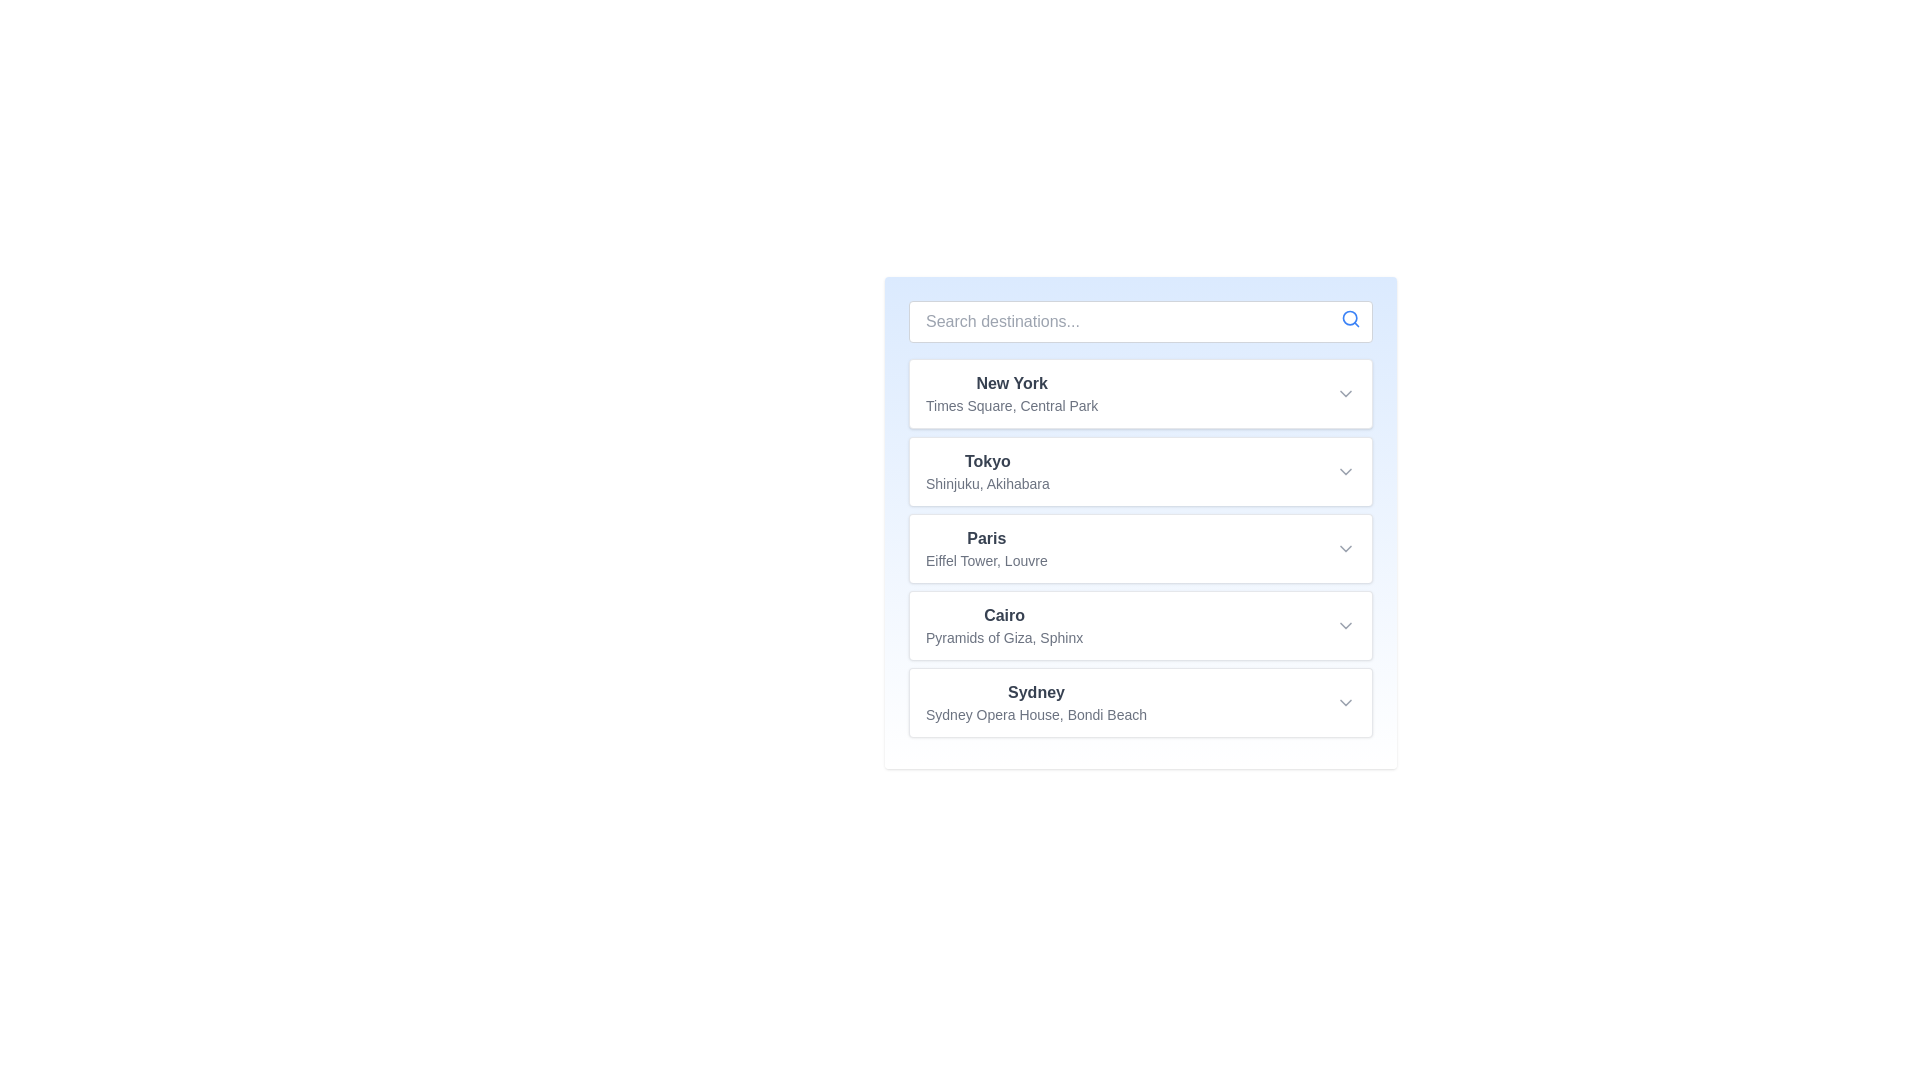 This screenshot has height=1080, width=1920. I want to click on the expand/collapse icon on the far-right side of the 'Paris' entry in the dropdown list, so click(1345, 548).